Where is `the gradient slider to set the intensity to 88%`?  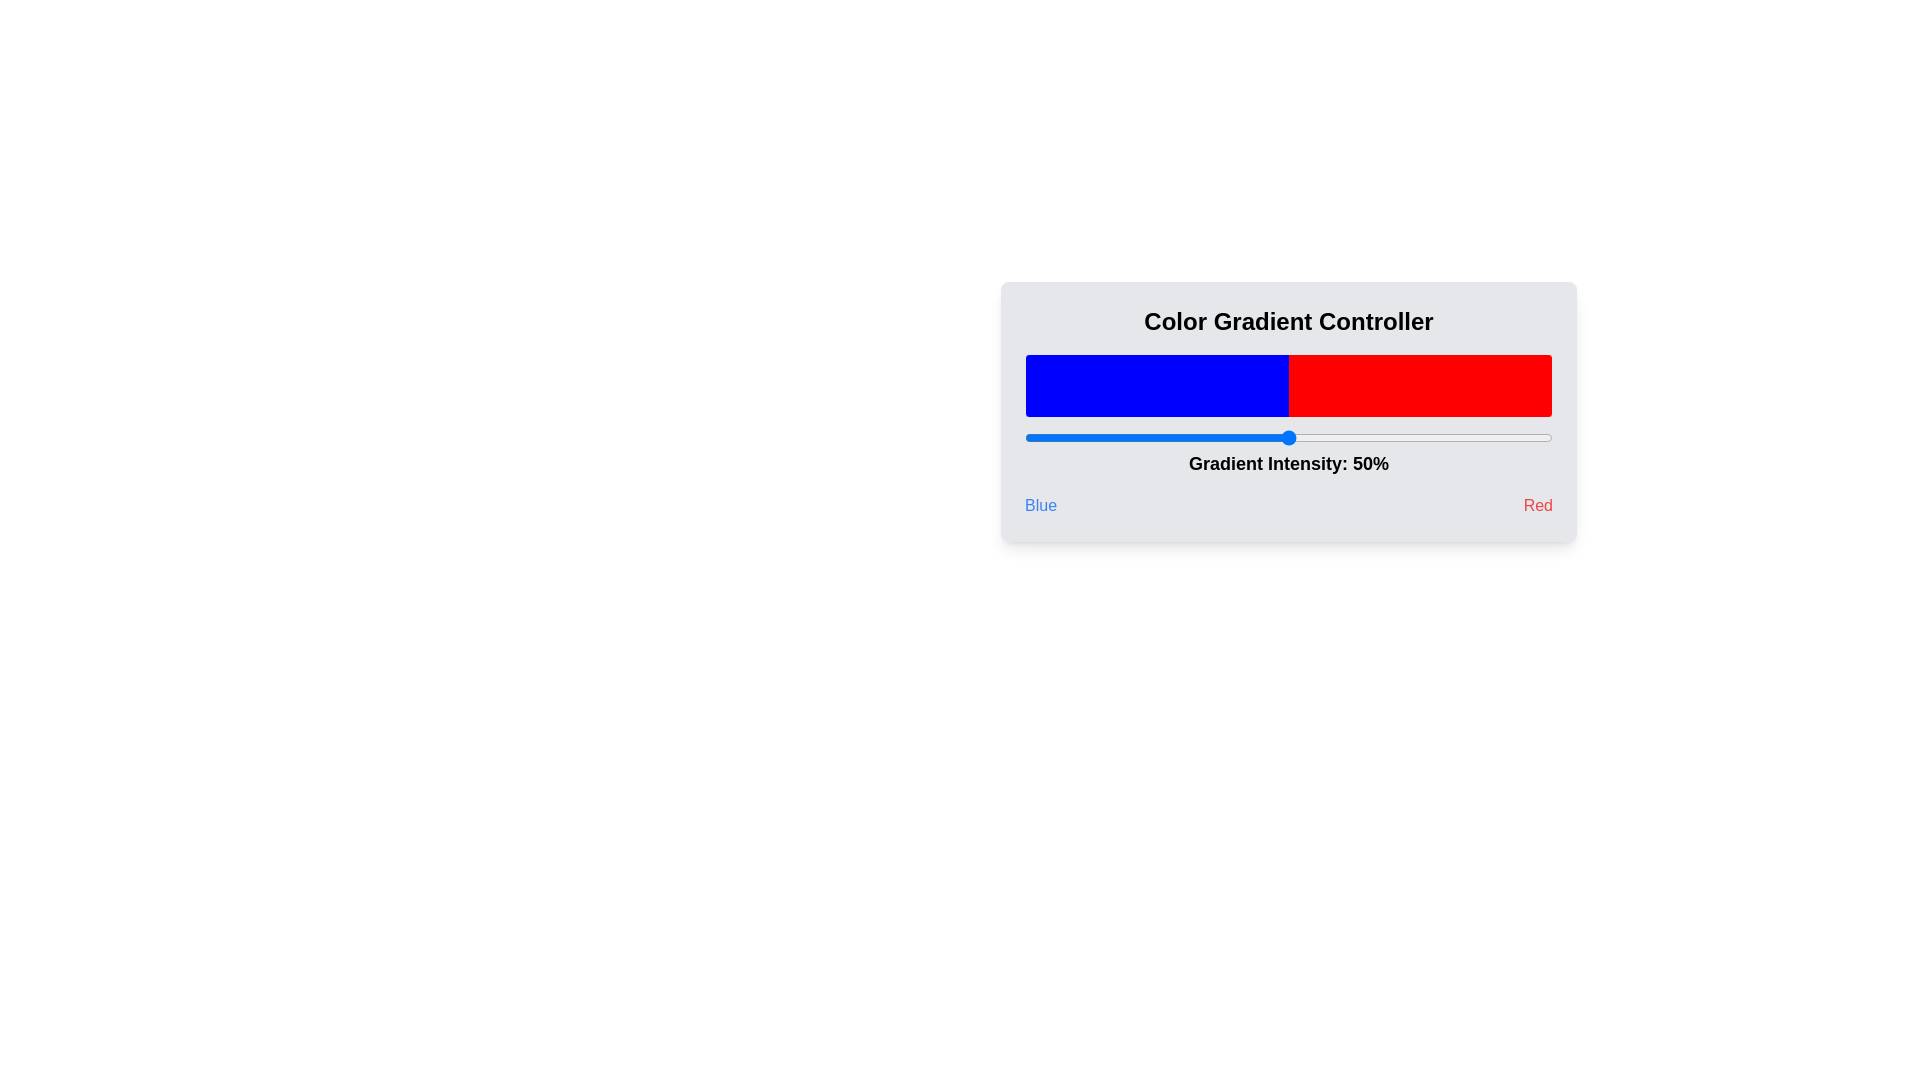 the gradient slider to set the intensity to 88% is located at coordinates (1489, 437).